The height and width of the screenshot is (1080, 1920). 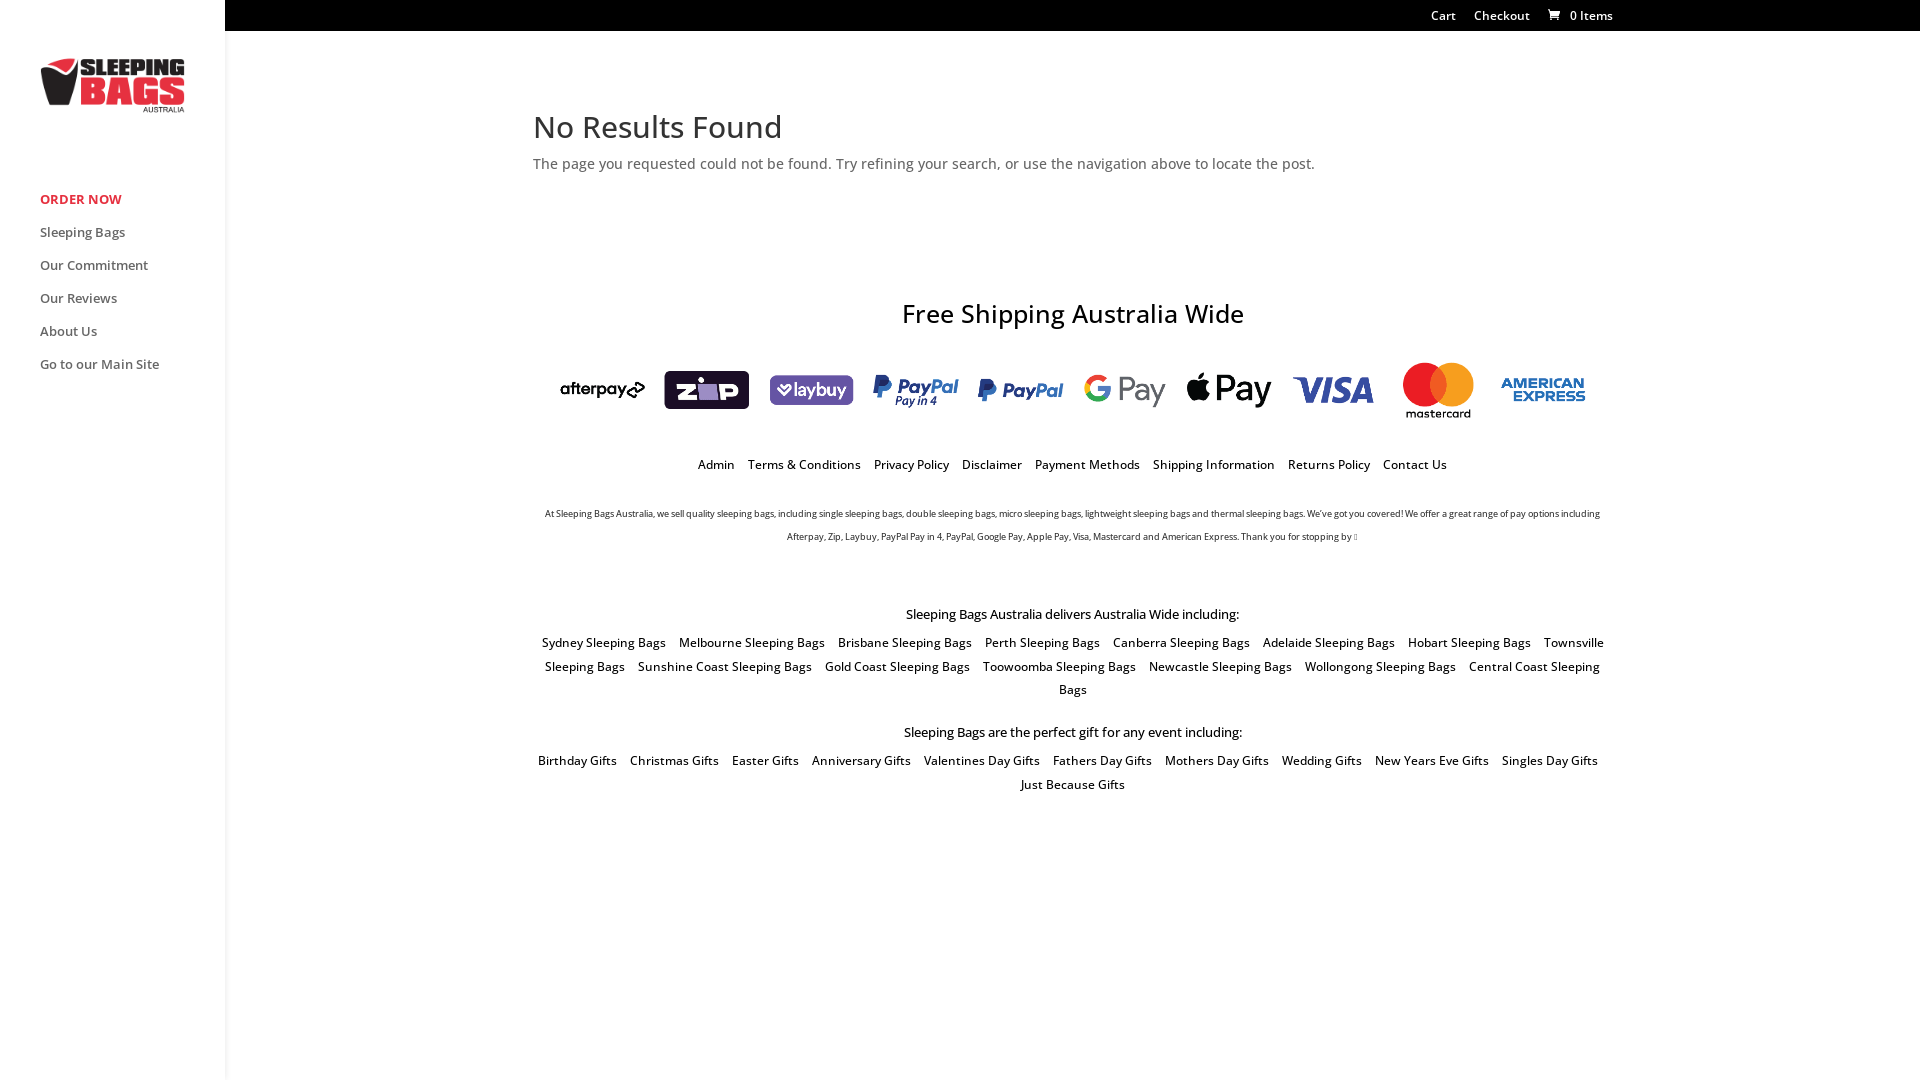 I want to click on 'Go to our Main Site', so click(x=39, y=373).